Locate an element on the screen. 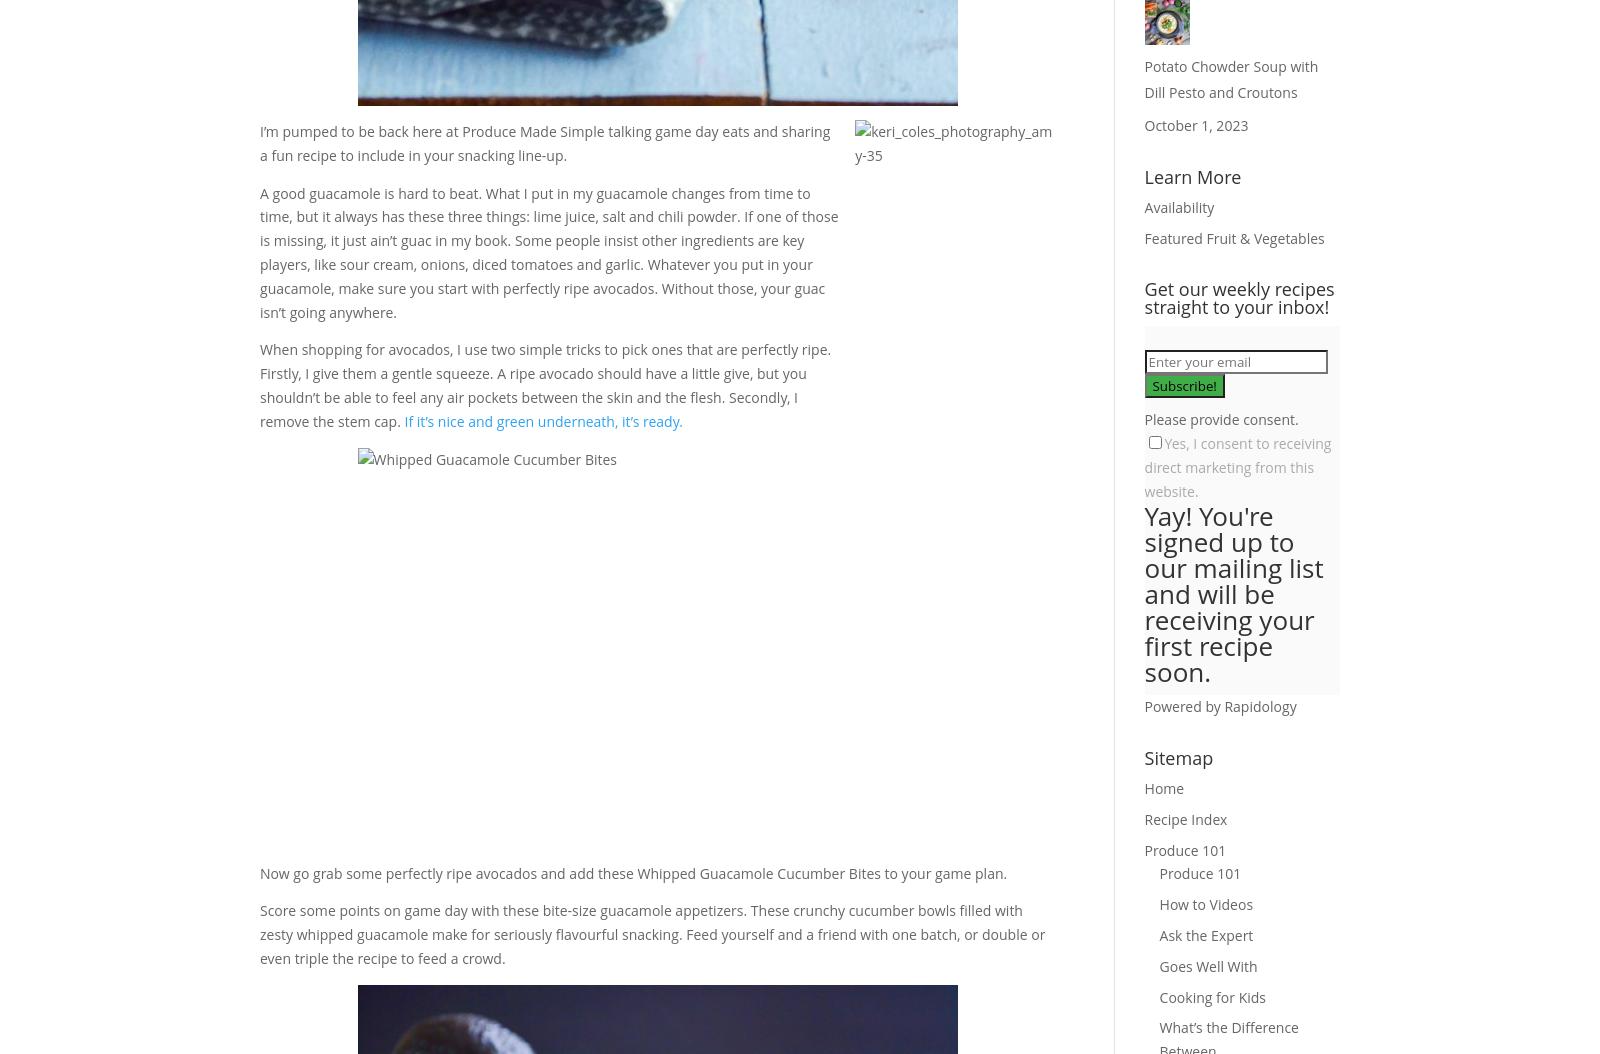 This screenshot has width=1600, height=1054. 'If it’s nice and green underneath, it’s ready.' is located at coordinates (542, 419).